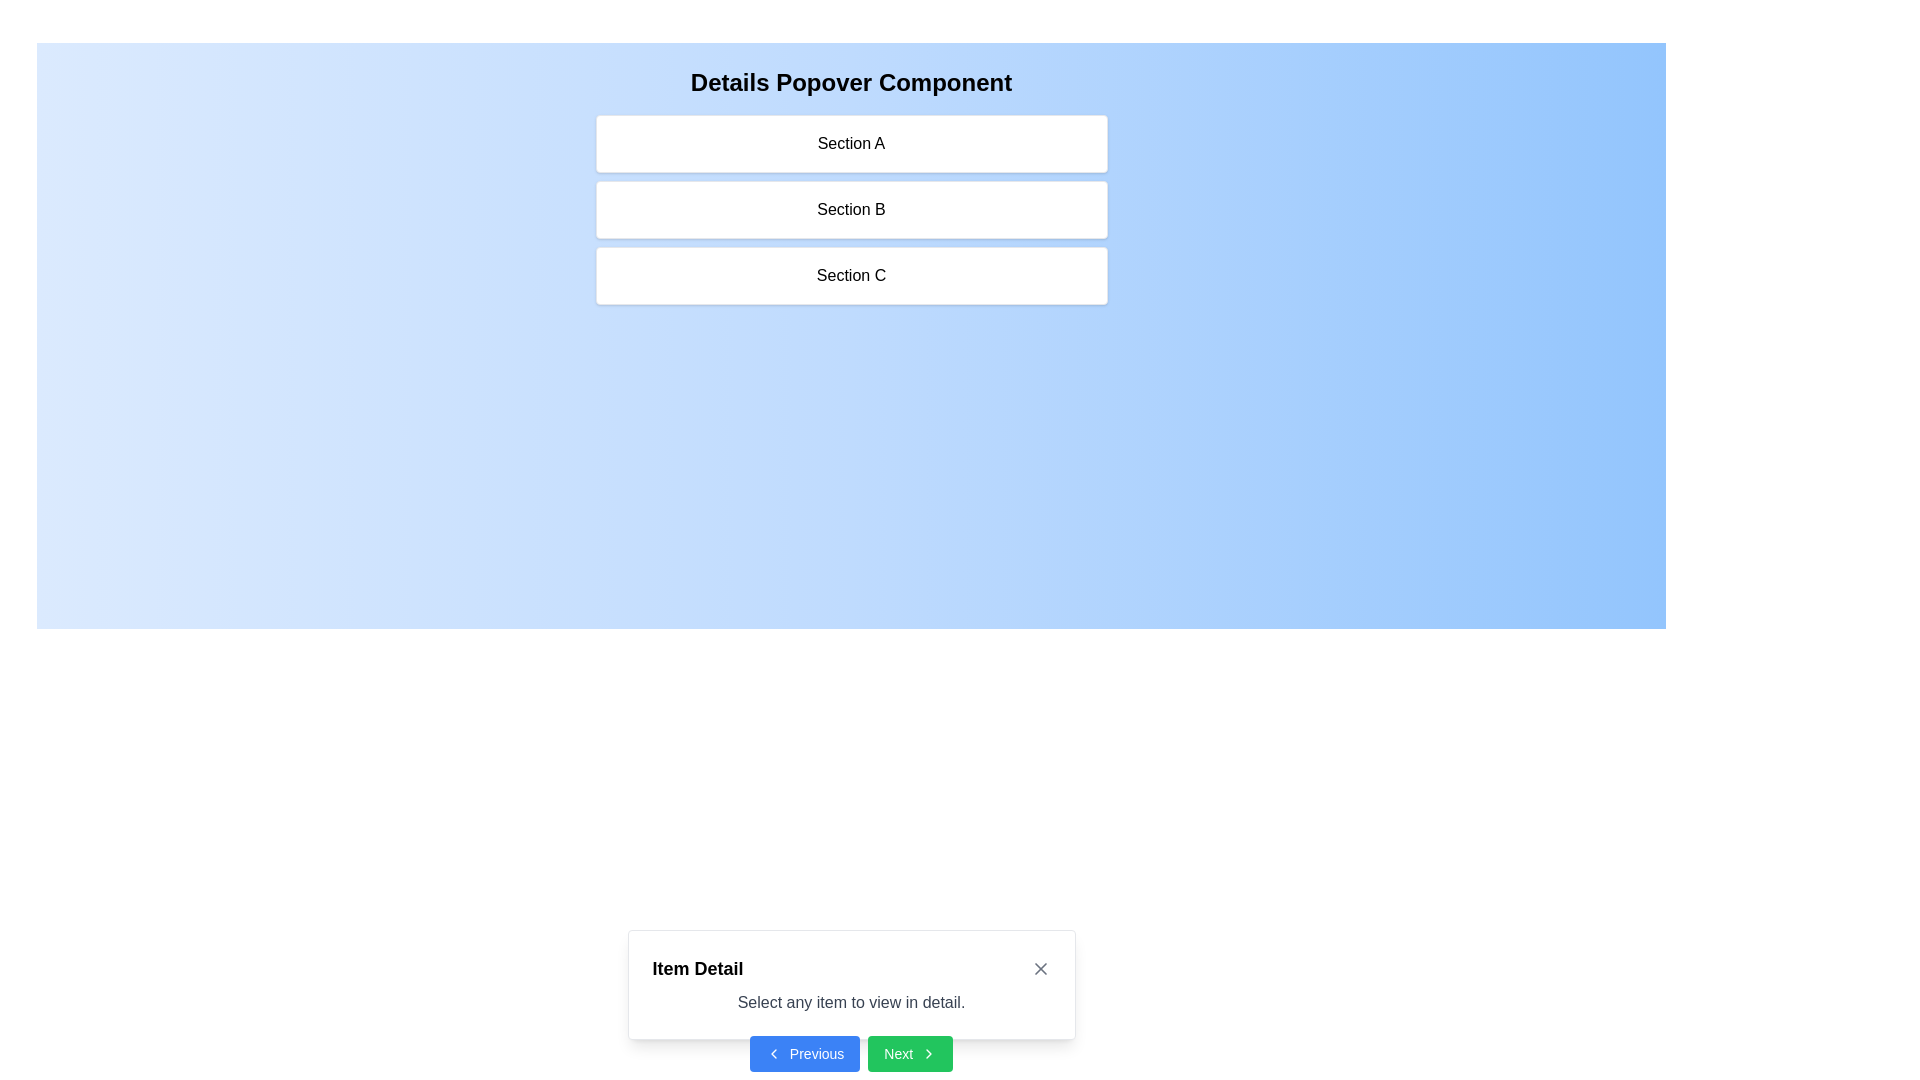 The width and height of the screenshot is (1920, 1080). Describe the element at coordinates (928, 1052) in the screenshot. I see `the chevron icon located within the green 'Next' button in the footer area of the popover interface` at that location.